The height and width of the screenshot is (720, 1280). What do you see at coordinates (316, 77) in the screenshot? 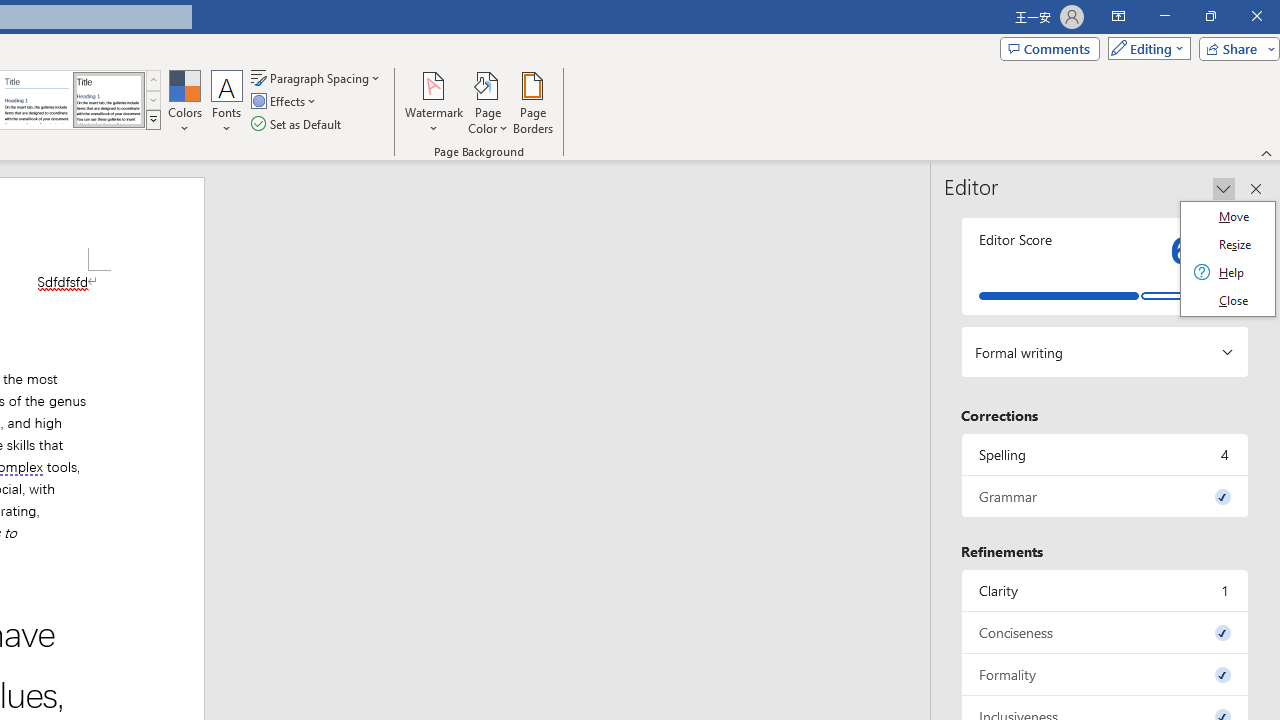
I see `'Paragraph Spacing'` at bounding box center [316, 77].